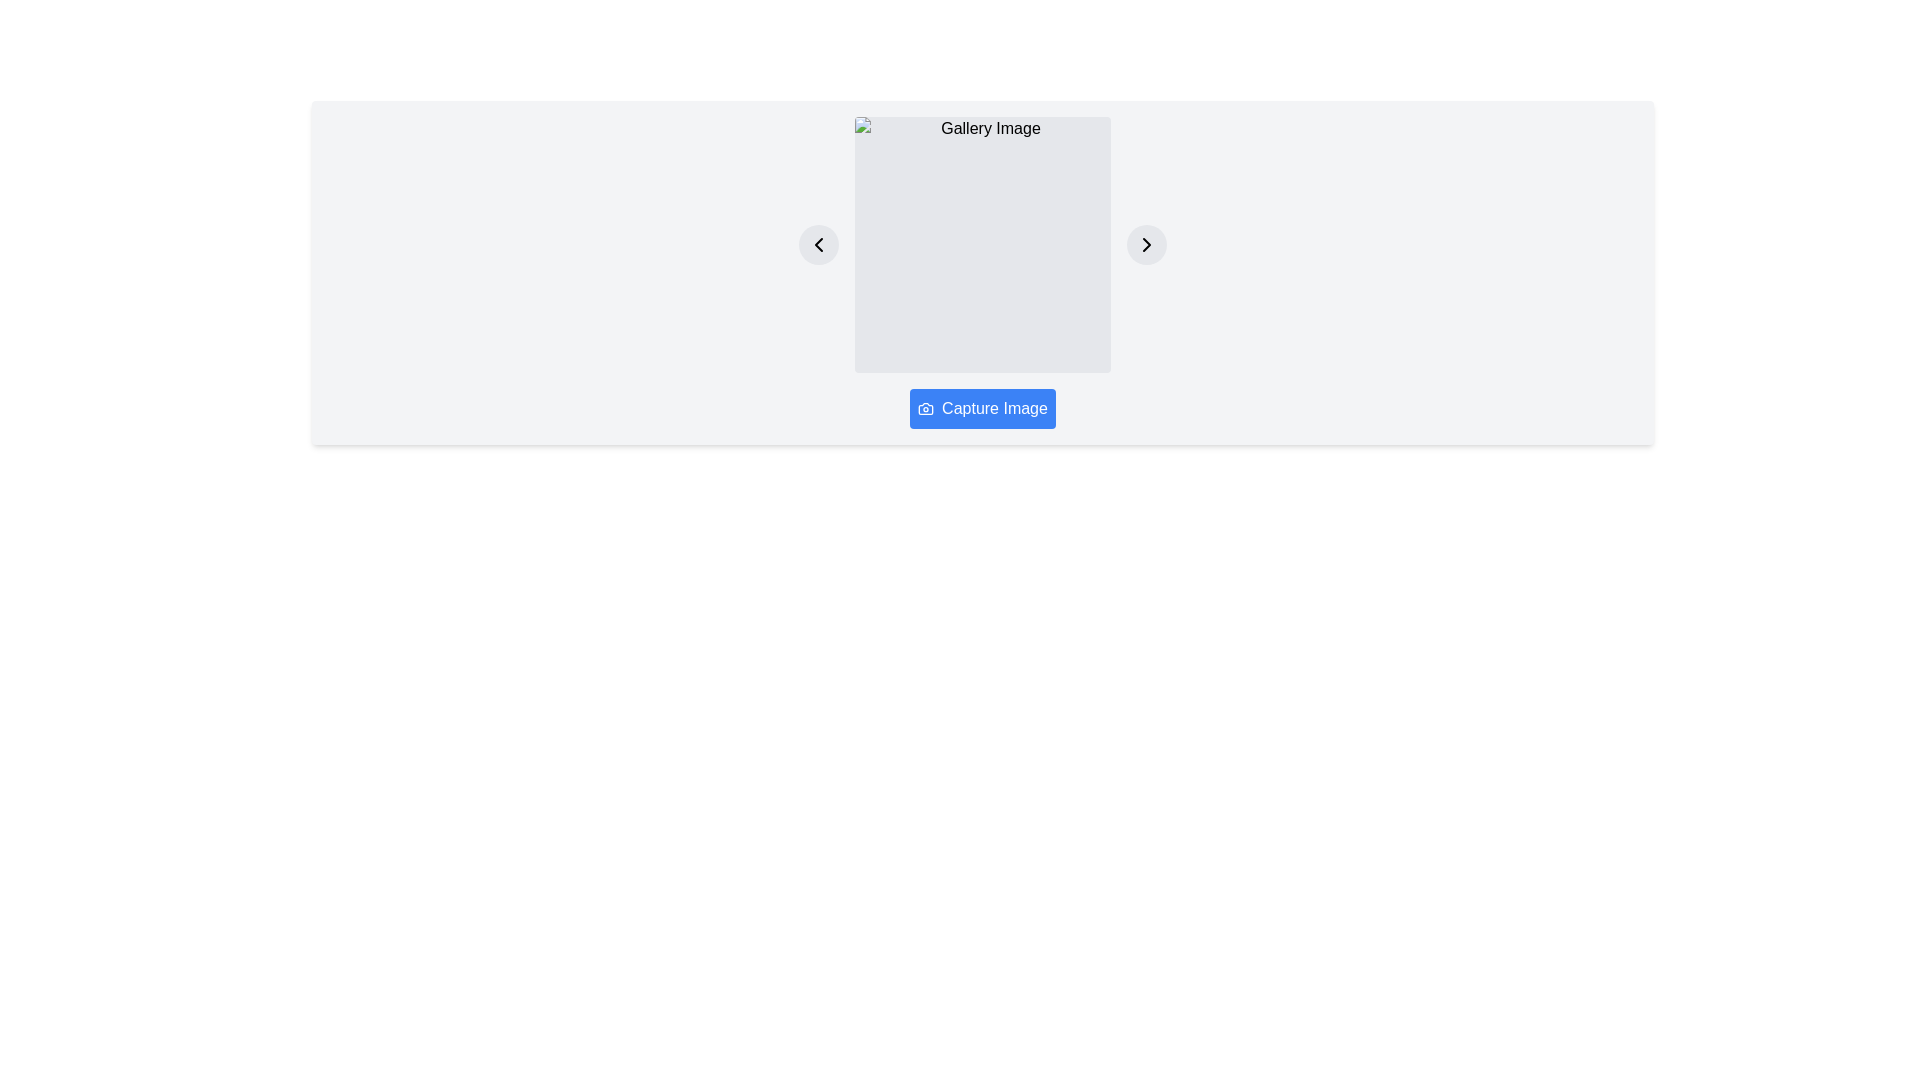 Image resolution: width=1920 pixels, height=1080 pixels. What do you see at coordinates (1147, 244) in the screenshot?
I see `the button on the right side of the gallery` at bounding box center [1147, 244].